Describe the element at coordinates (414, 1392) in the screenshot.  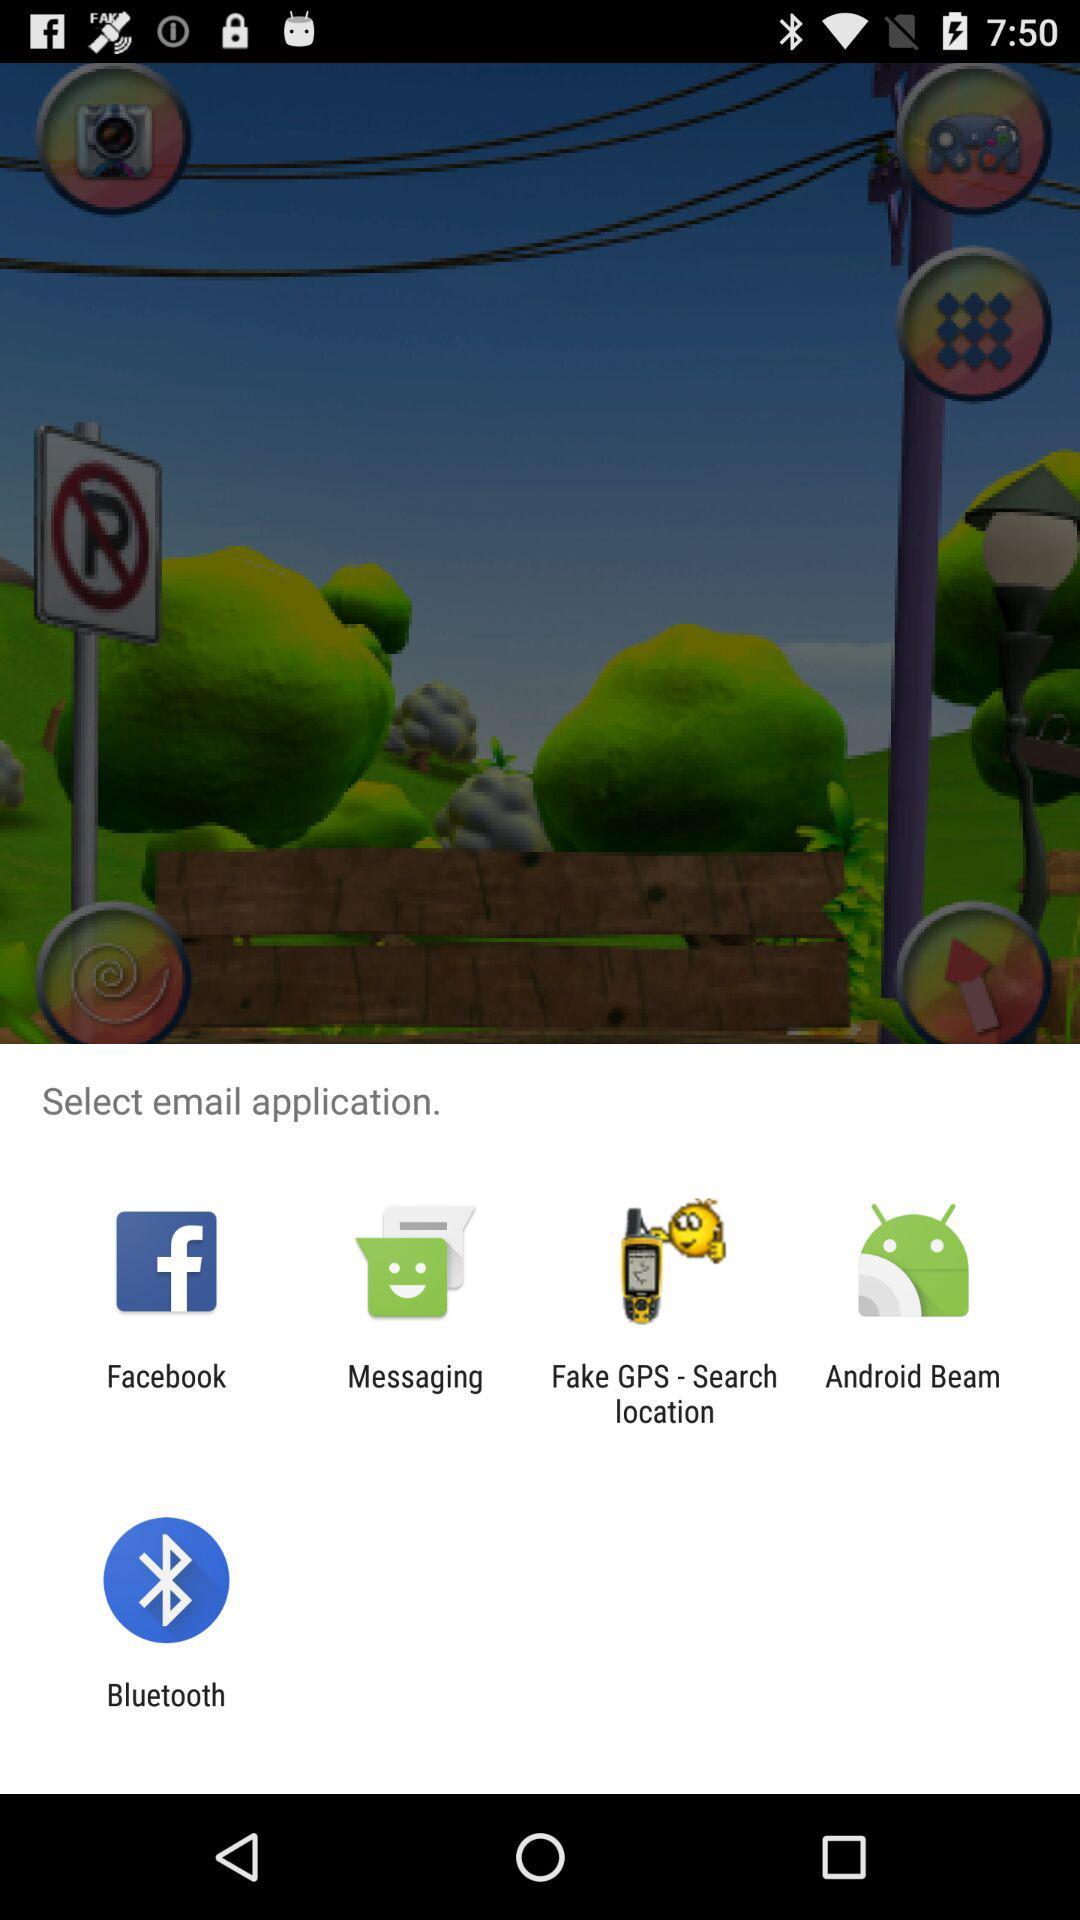
I see `the messaging item` at that location.